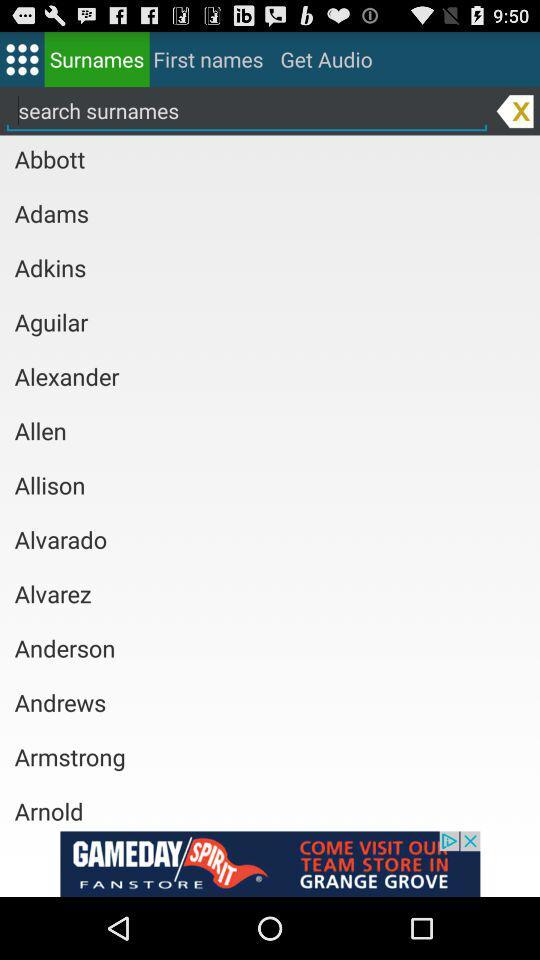  I want to click on the close icon, so click(515, 118).